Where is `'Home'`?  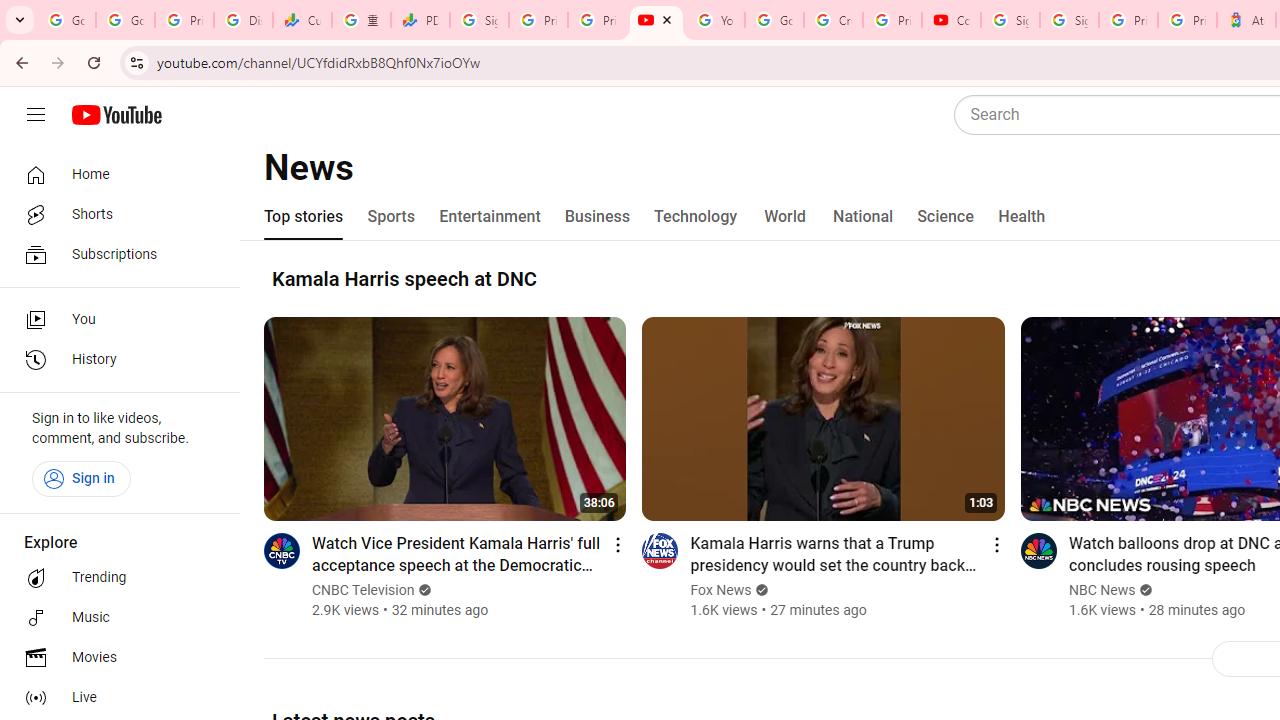
'Home' is located at coordinates (112, 173).